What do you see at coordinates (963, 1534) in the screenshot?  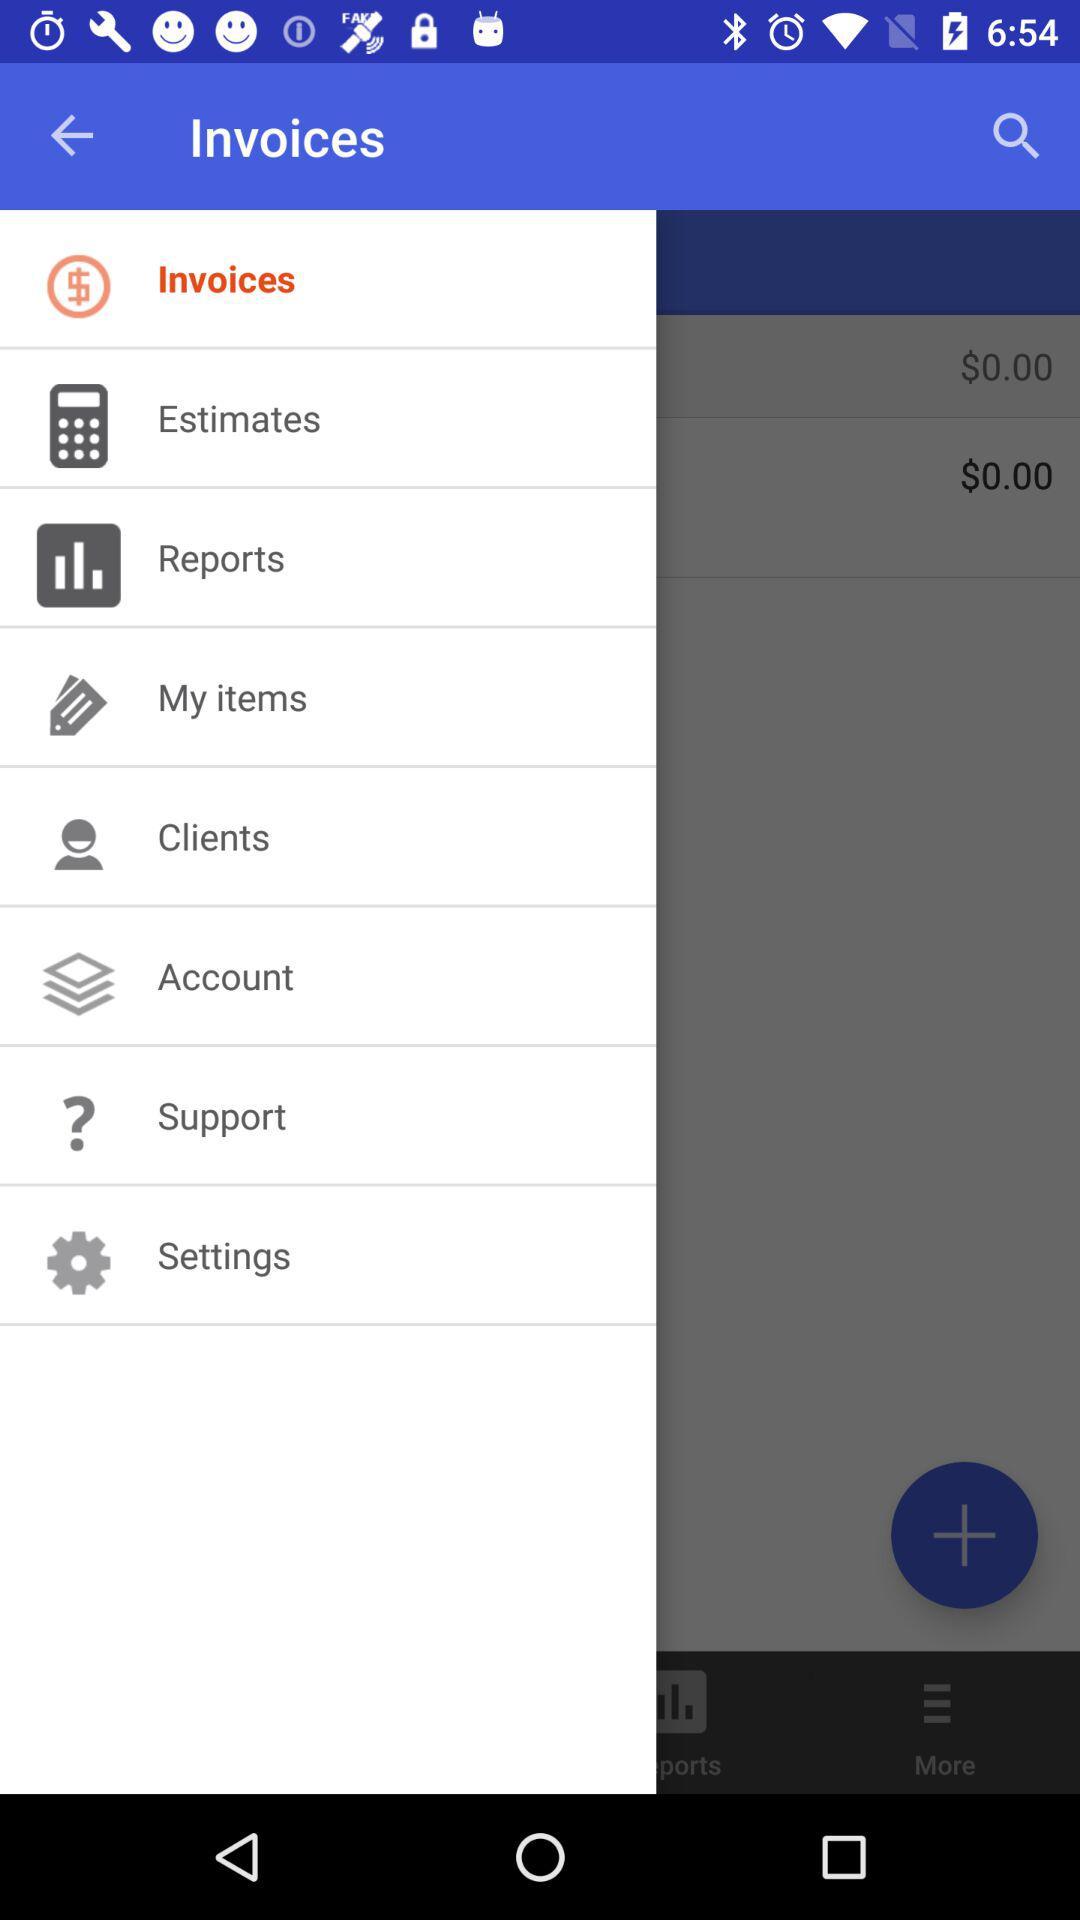 I see `the add icon` at bounding box center [963, 1534].